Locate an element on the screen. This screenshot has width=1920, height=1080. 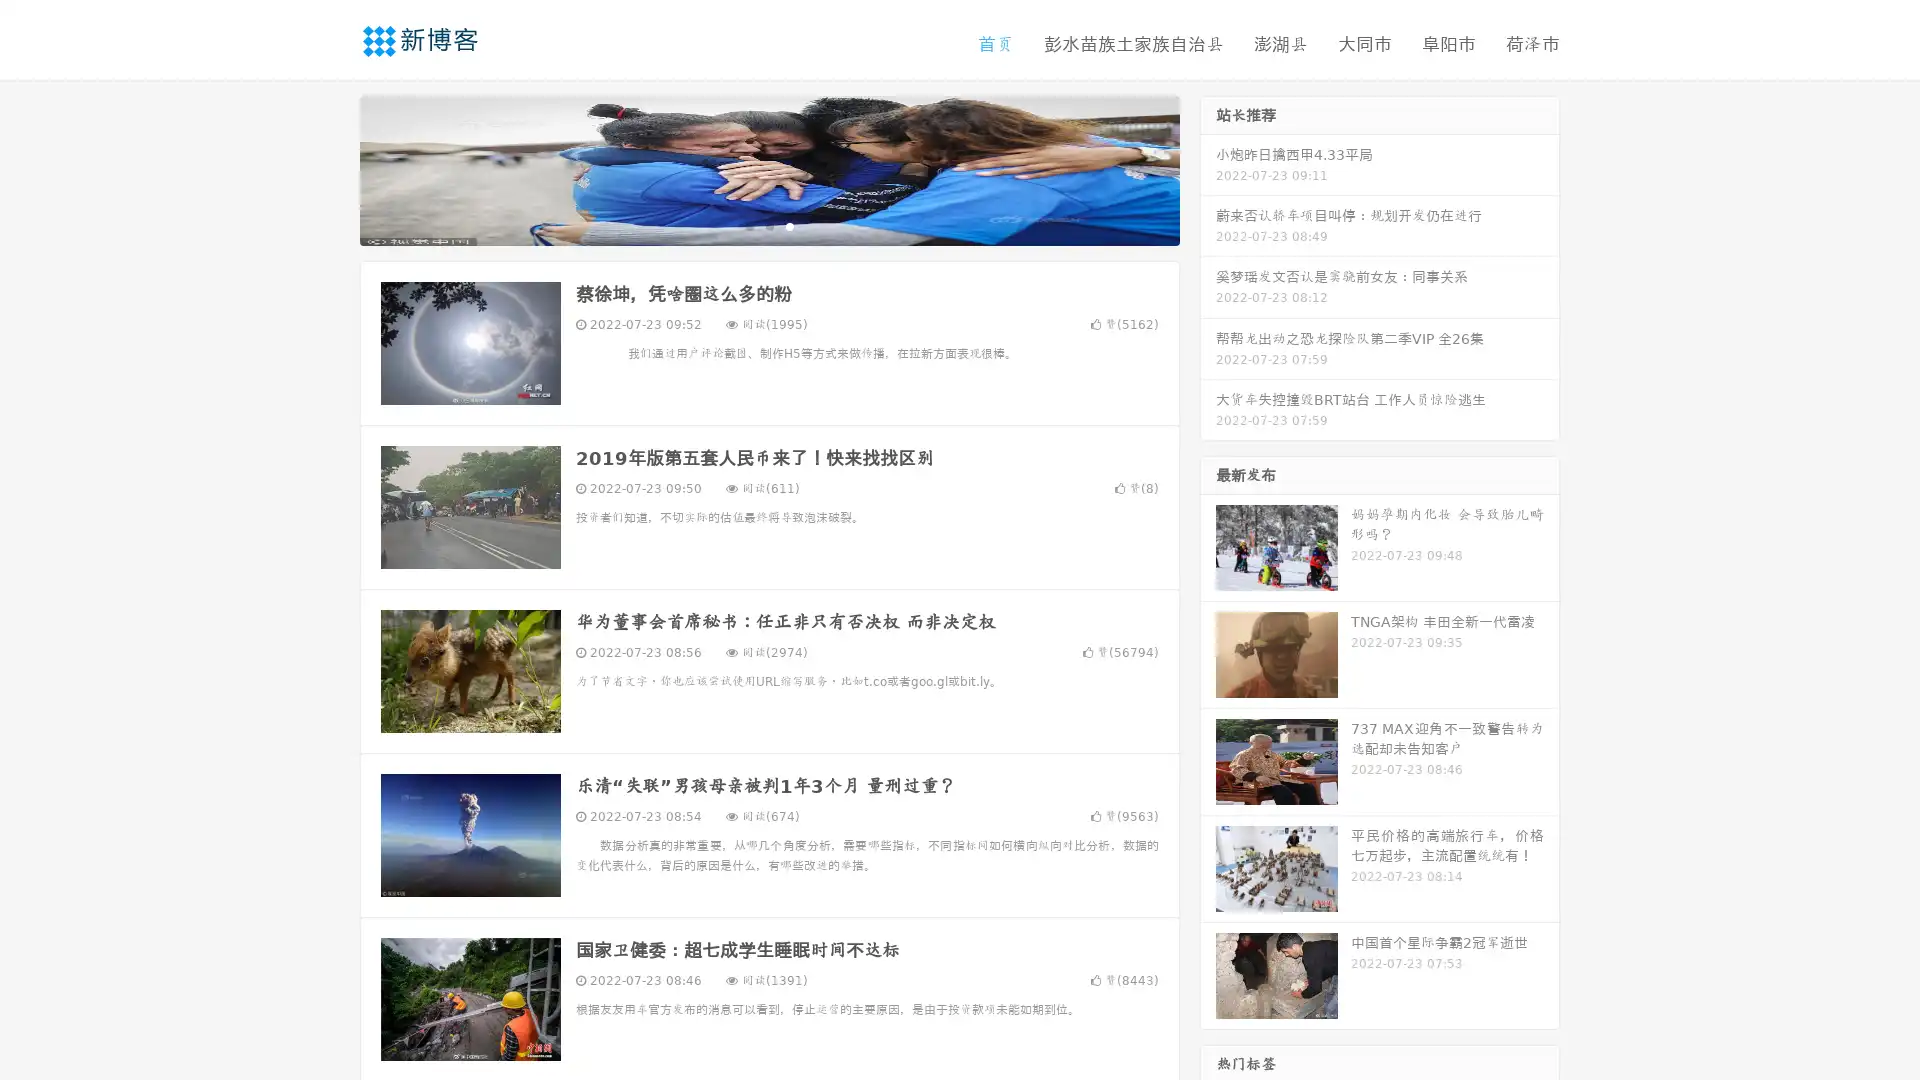
Go to slide 1 is located at coordinates (748, 225).